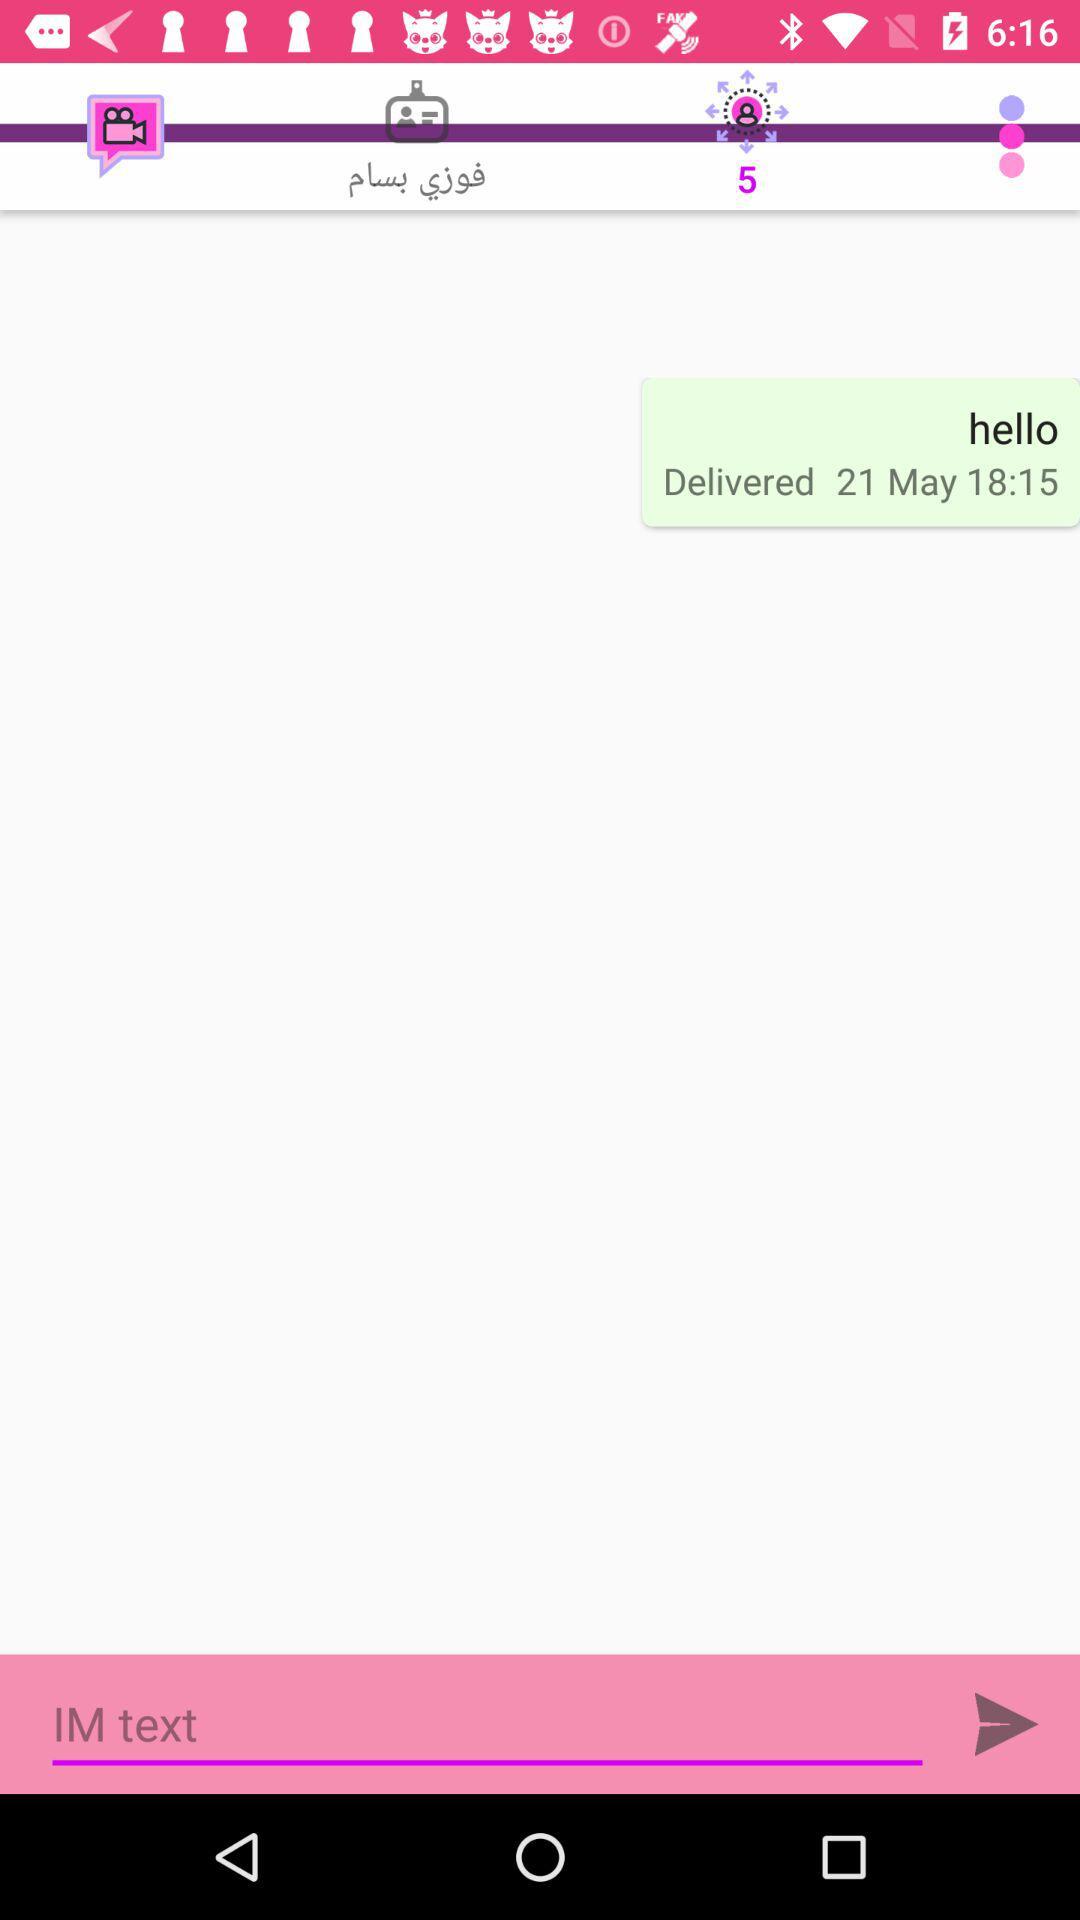  I want to click on item to the left of the 21 may 18, so click(739, 480).